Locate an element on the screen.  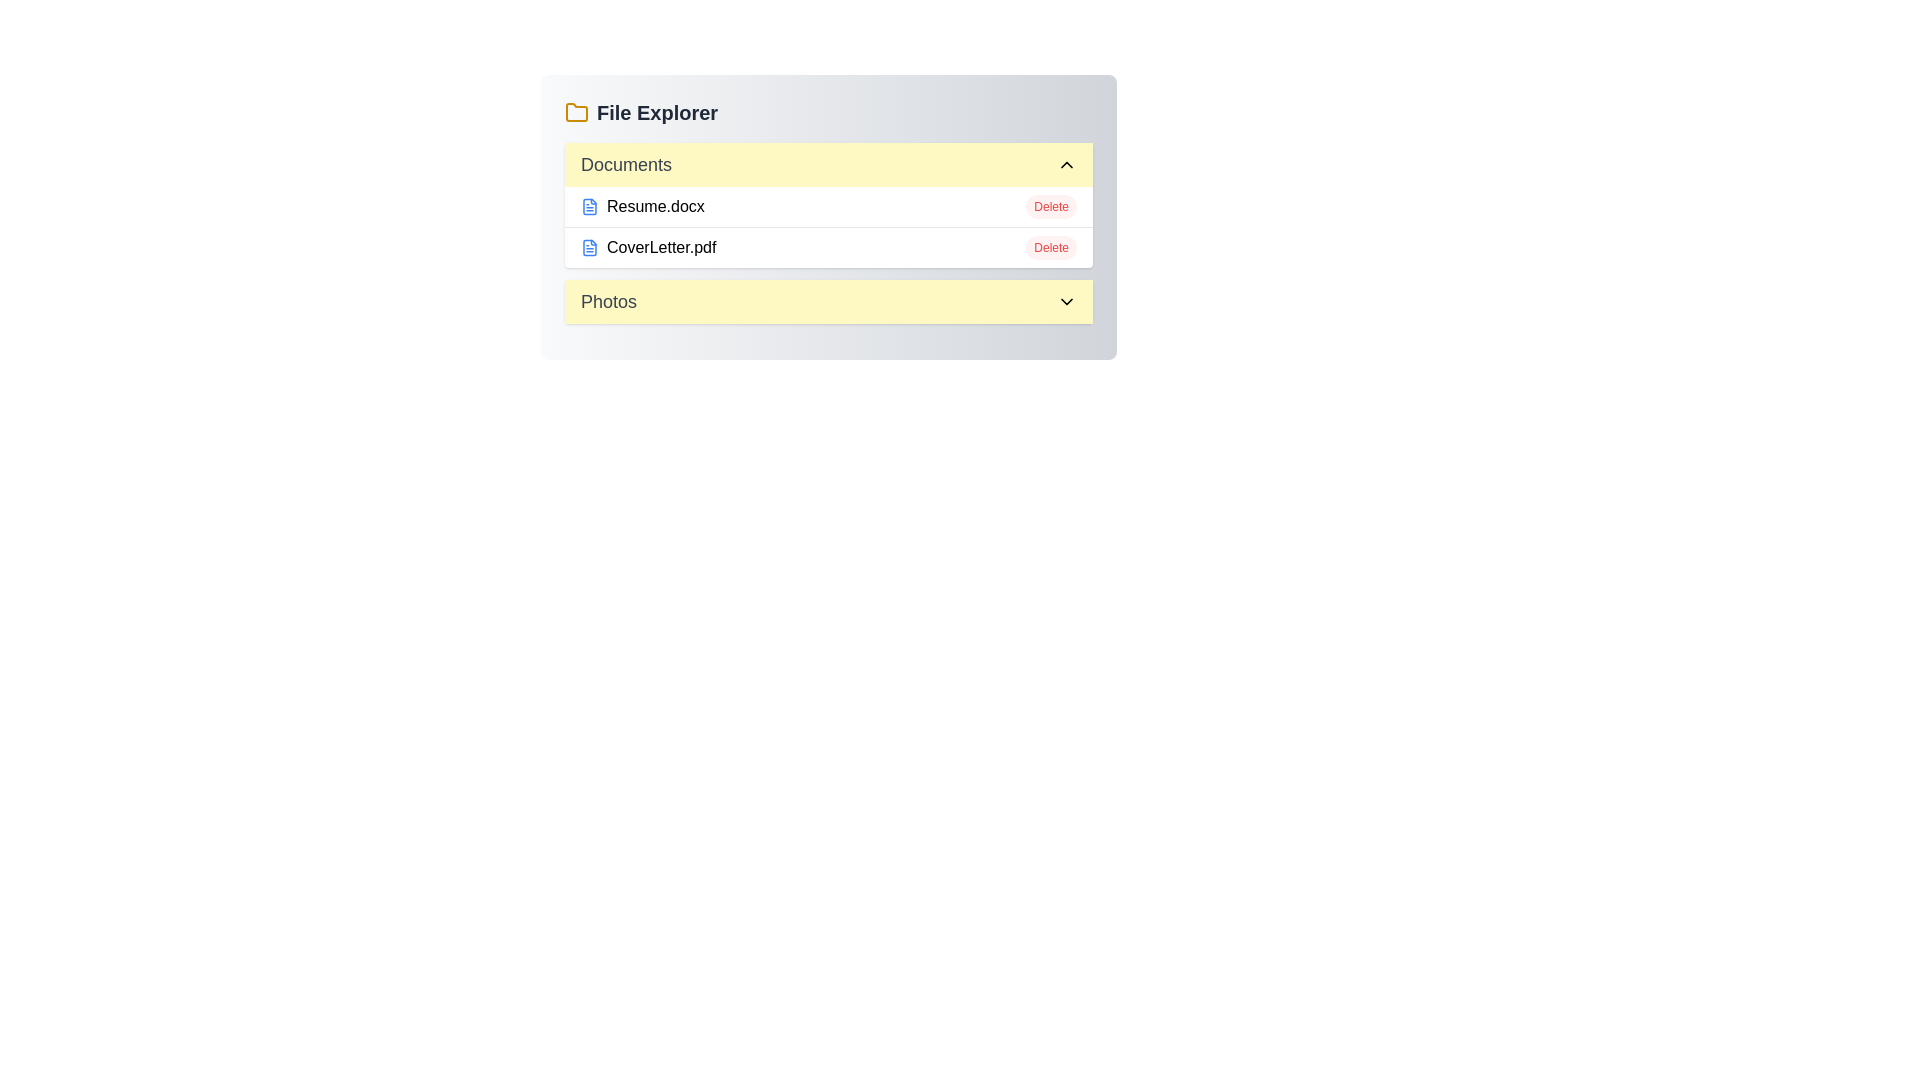
the file Resume.docx to open it is located at coordinates (642, 207).